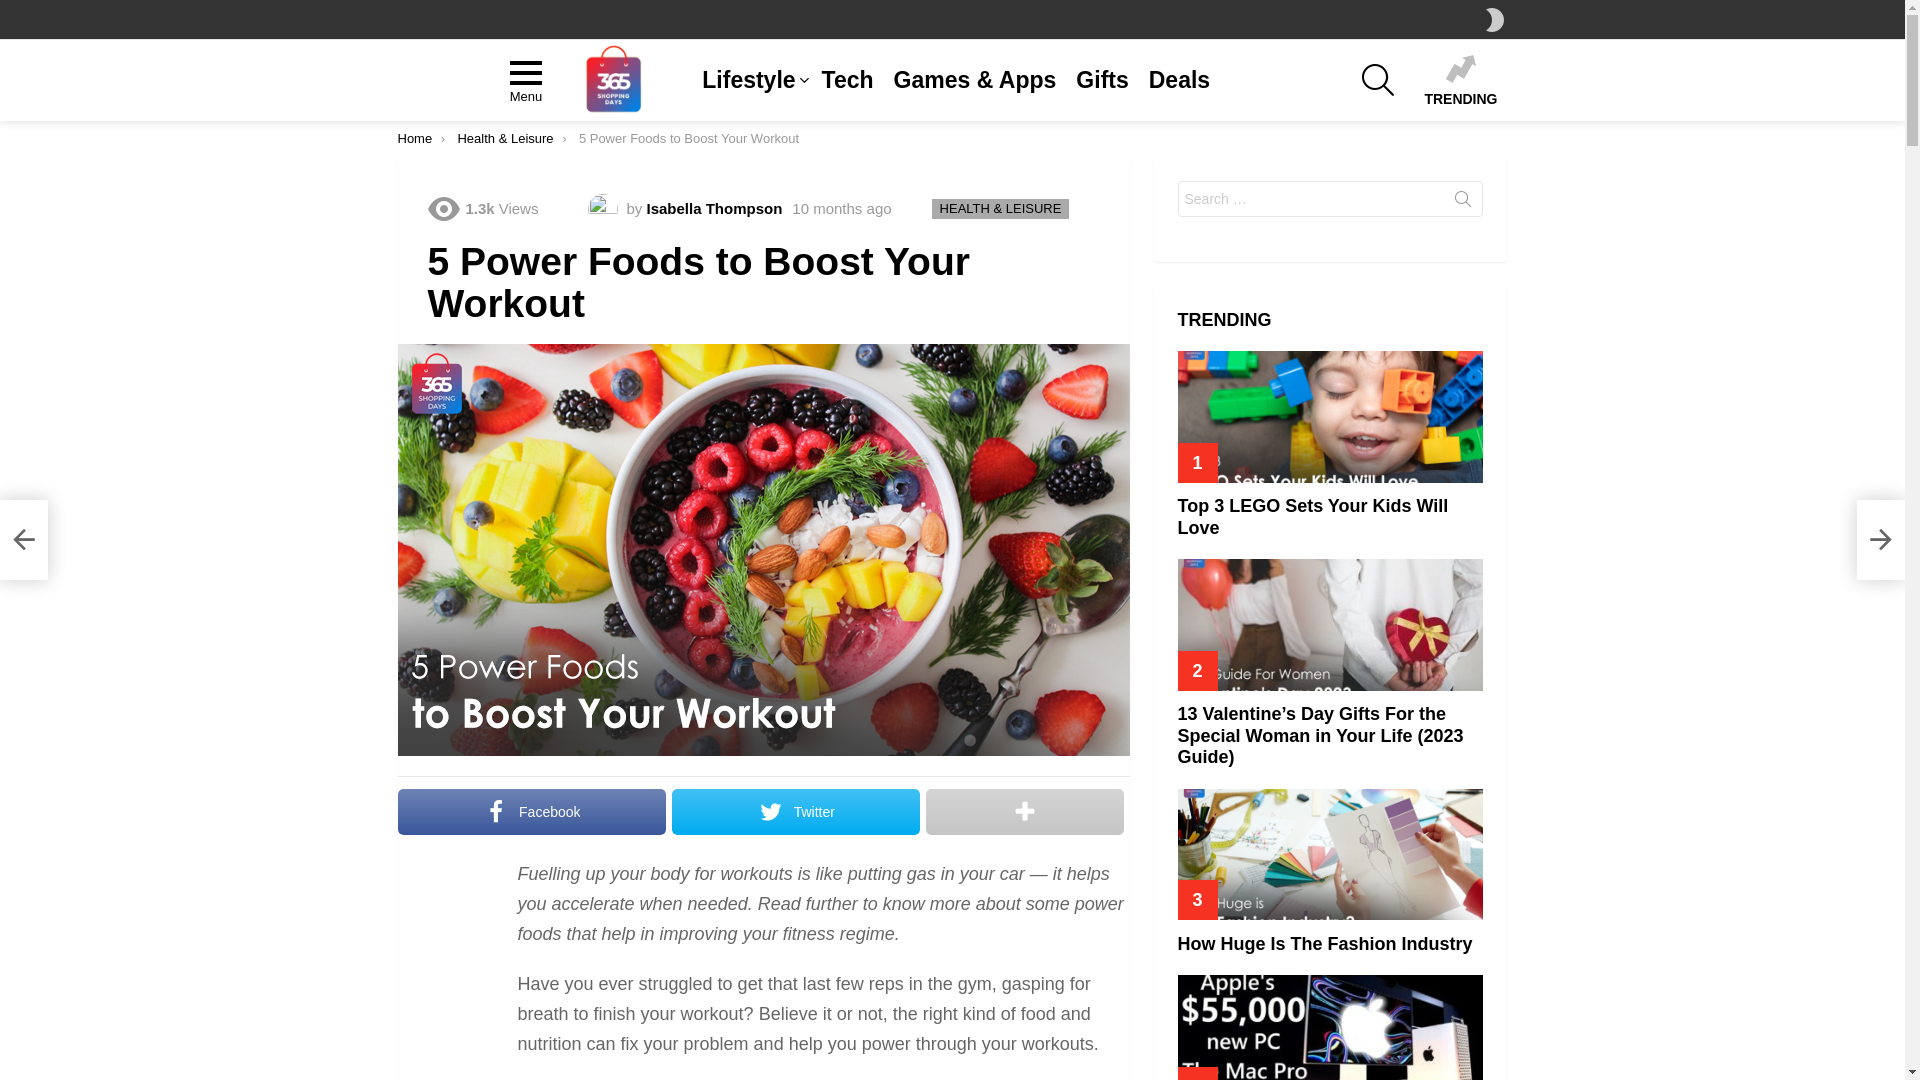  What do you see at coordinates (1463, 203) in the screenshot?
I see `'Search'` at bounding box center [1463, 203].